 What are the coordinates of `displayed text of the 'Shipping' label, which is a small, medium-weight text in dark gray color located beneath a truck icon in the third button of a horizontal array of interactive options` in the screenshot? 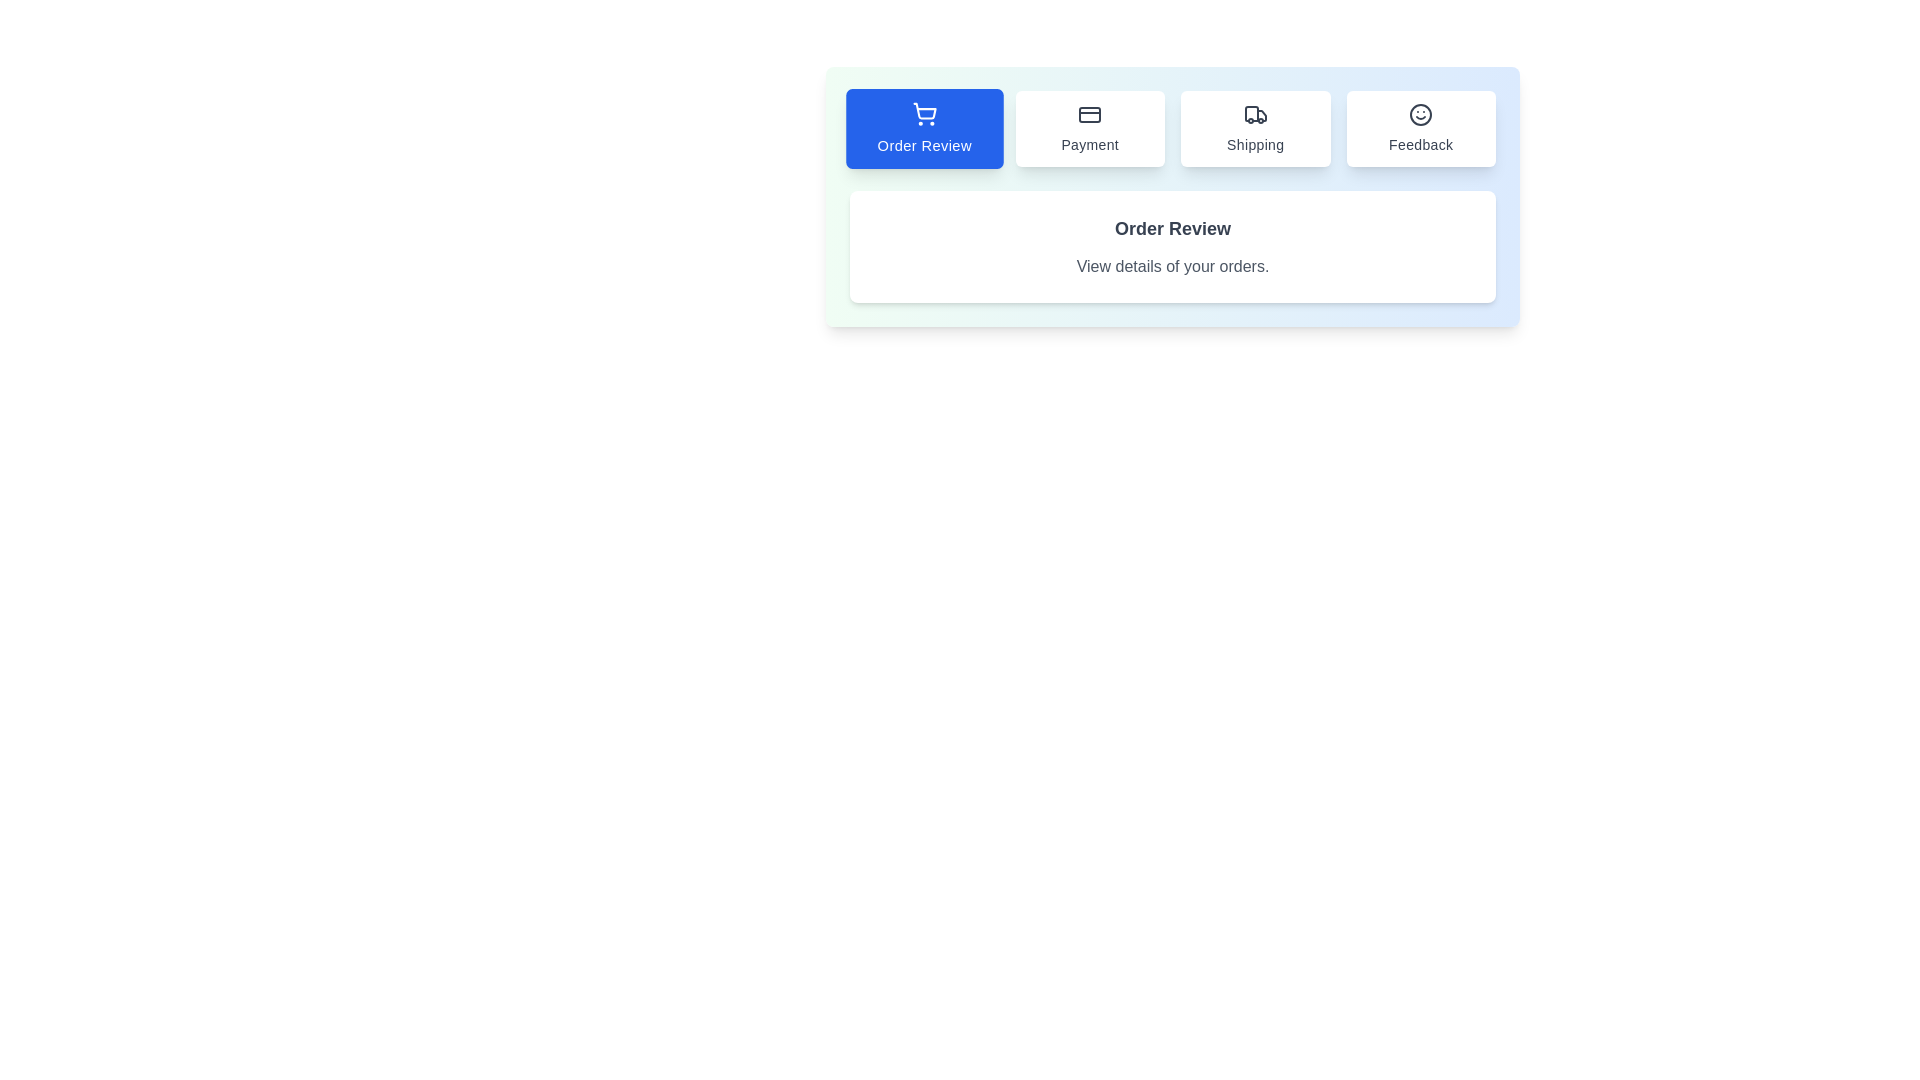 It's located at (1254, 144).